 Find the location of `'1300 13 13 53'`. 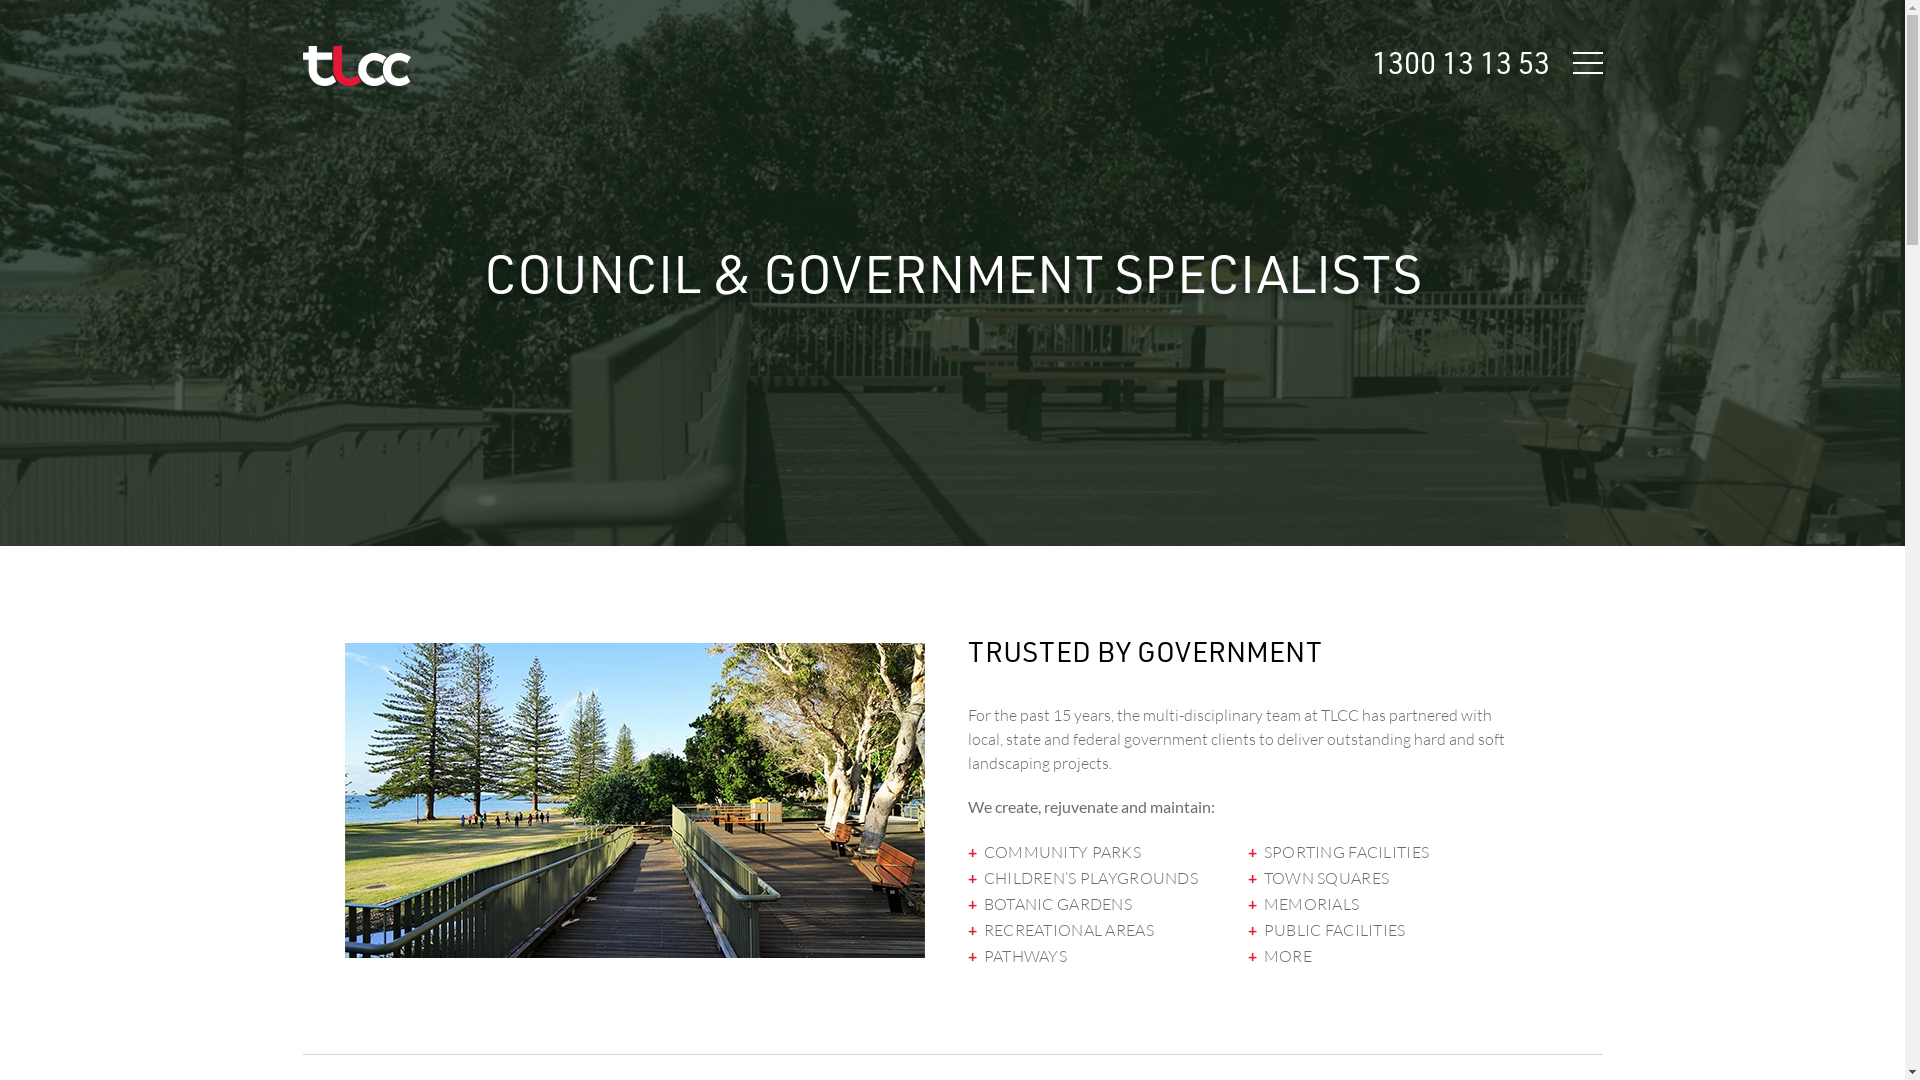

'1300 13 13 53' is located at coordinates (1460, 60).